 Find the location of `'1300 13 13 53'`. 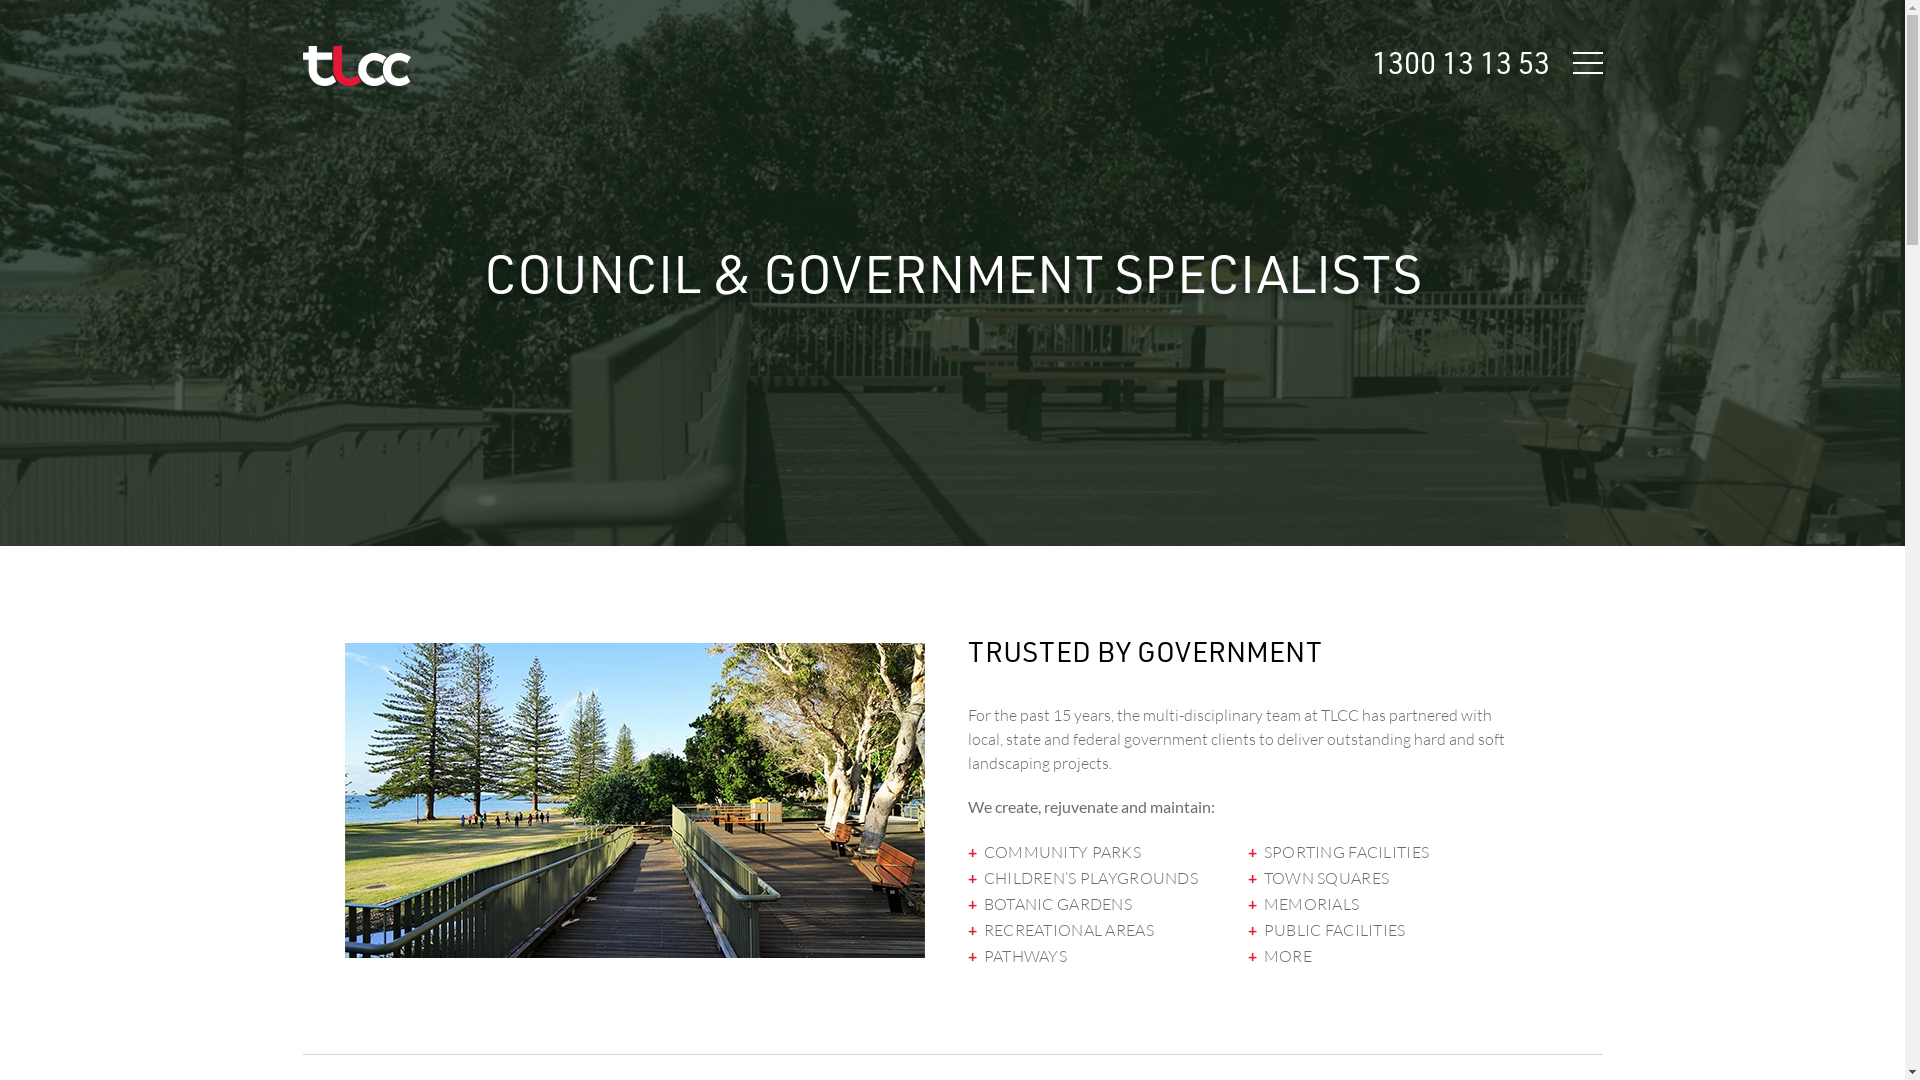

'1300 13 13 53' is located at coordinates (1460, 60).